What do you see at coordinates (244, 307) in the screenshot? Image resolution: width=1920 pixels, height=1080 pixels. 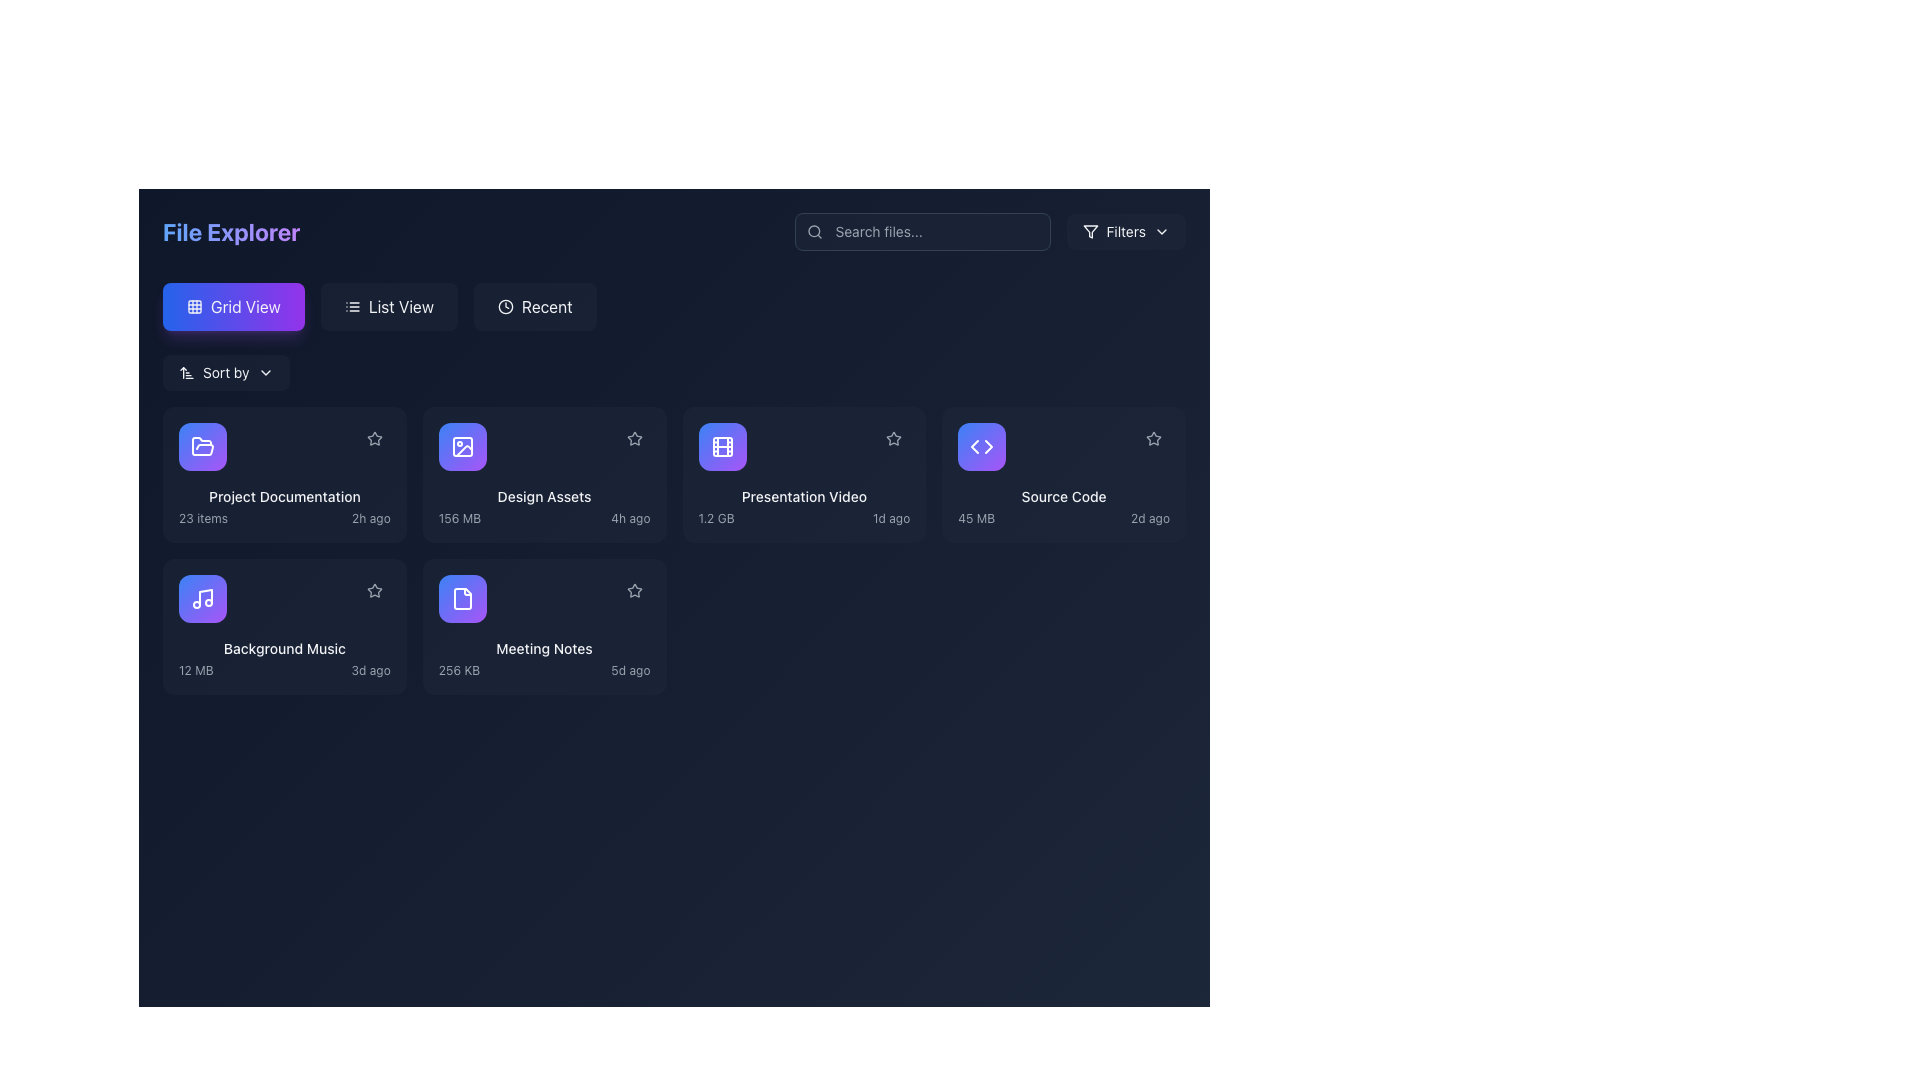 I see `the static text within the 'Grid View' button located at the top-left corner of the layout, which indicates the current viewing mode` at bounding box center [244, 307].